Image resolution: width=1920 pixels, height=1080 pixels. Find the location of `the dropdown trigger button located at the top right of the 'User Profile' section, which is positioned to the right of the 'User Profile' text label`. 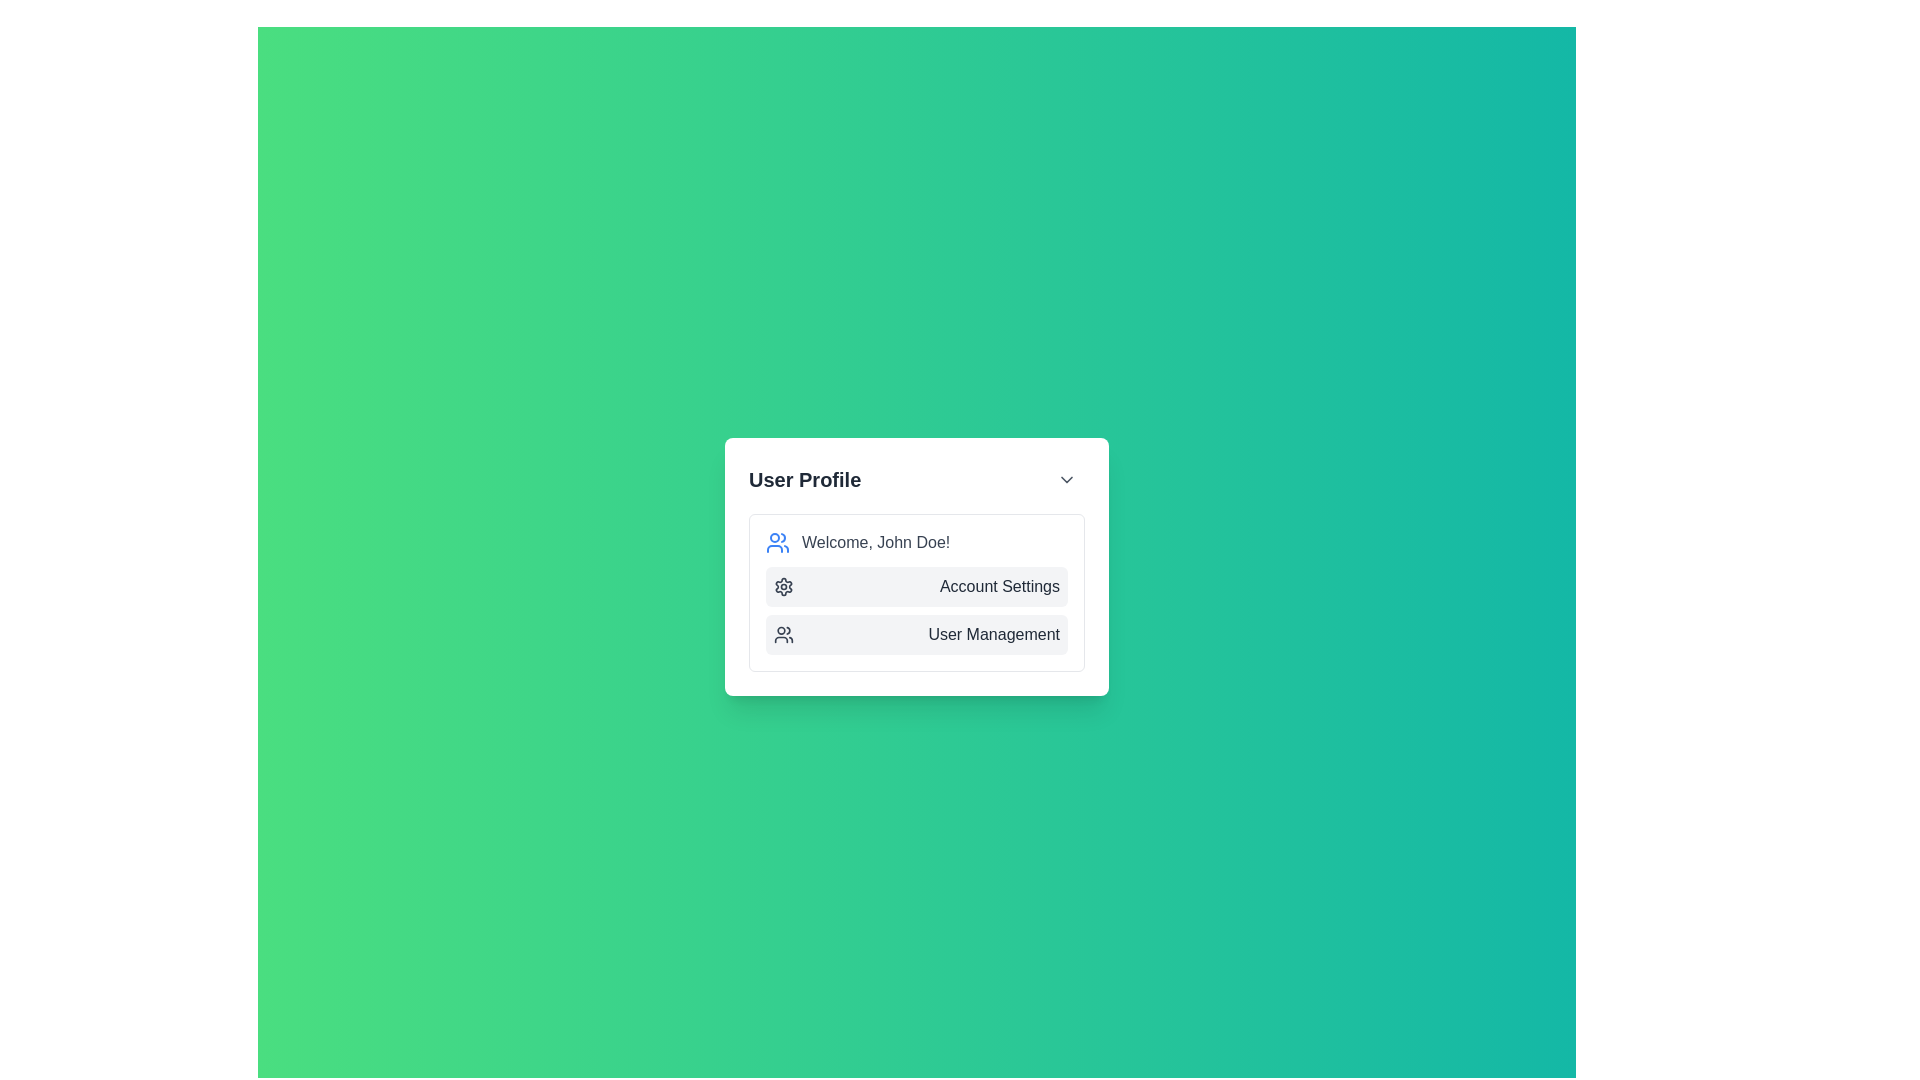

the dropdown trigger button located at the top right of the 'User Profile' section, which is positioned to the right of the 'User Profile' text label is located at coordinates (1065, 479).